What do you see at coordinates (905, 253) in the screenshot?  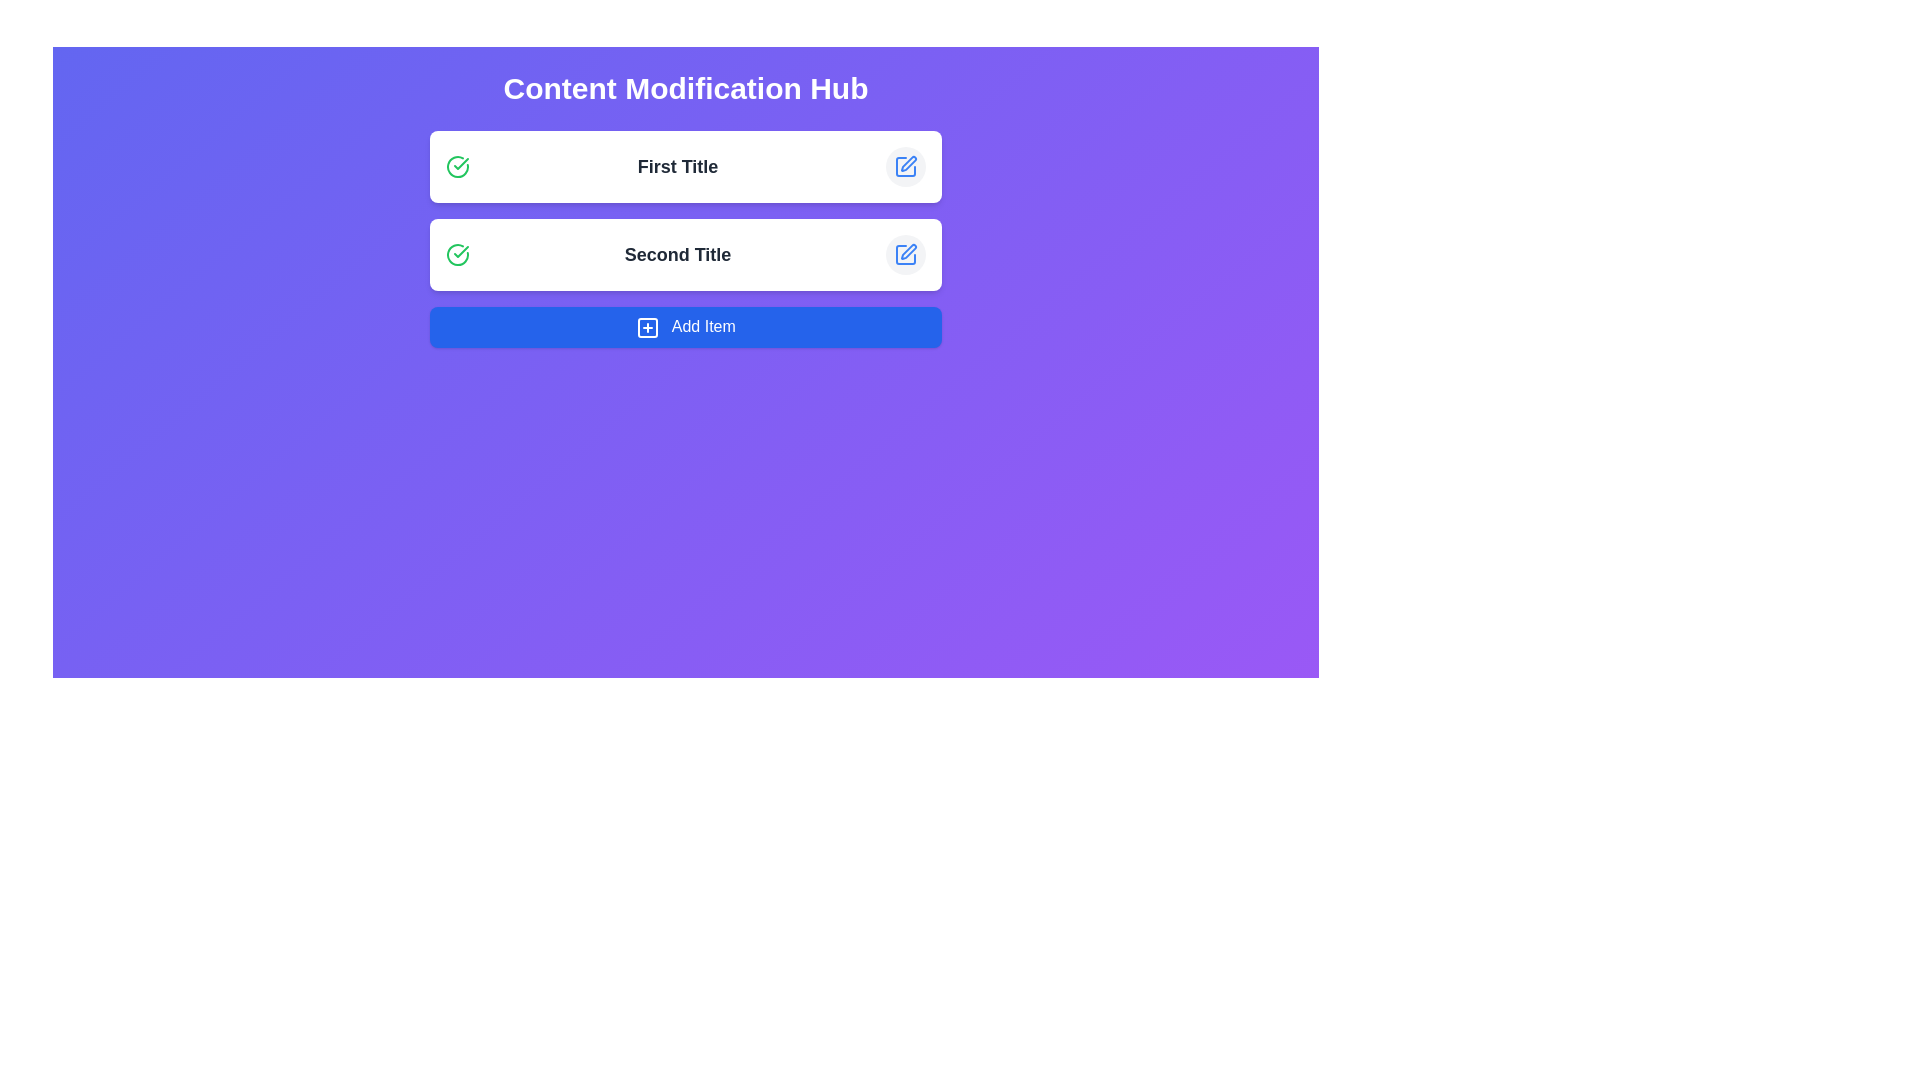 I see `the 'edit' icon located in the second list item corresponding to 'Second Title'` at bounding box center [905, 253].